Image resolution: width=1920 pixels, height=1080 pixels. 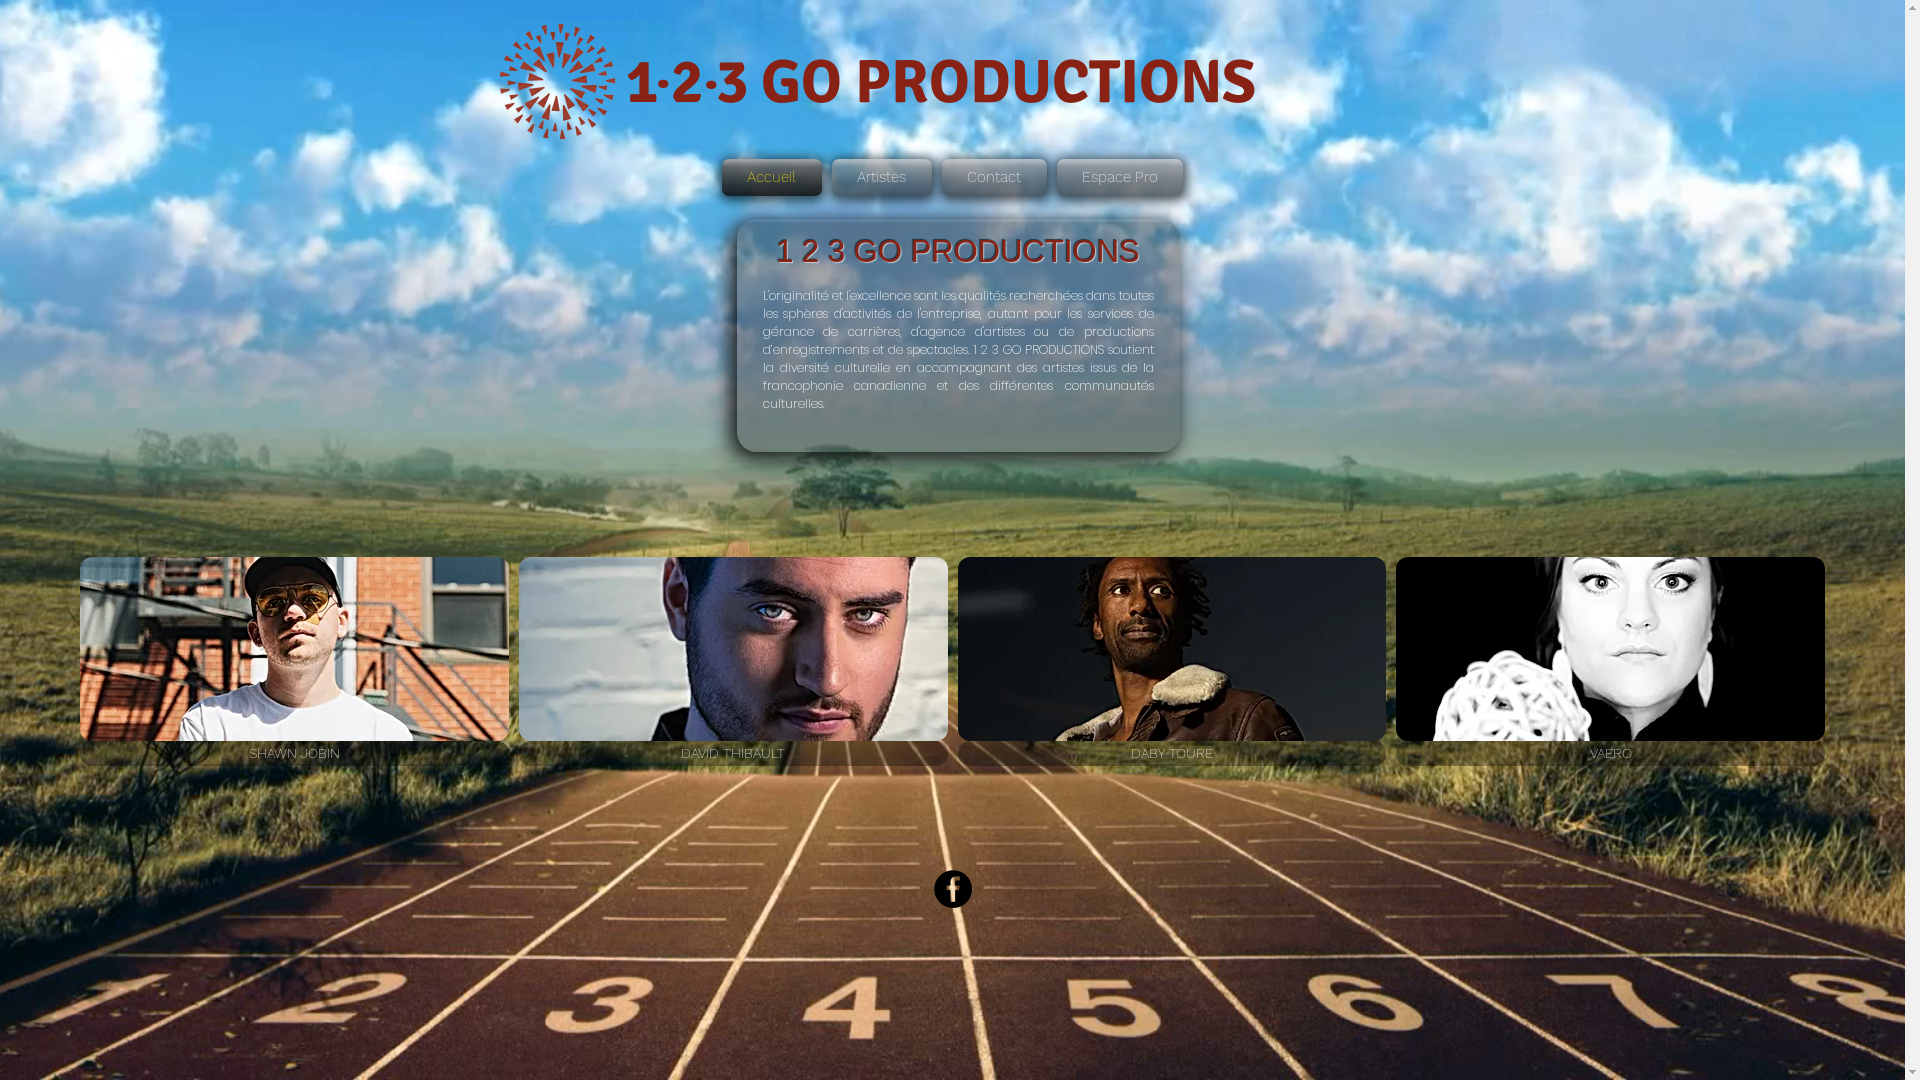 I want to click on 'Espace Pro', so click(x=1116, y=176).